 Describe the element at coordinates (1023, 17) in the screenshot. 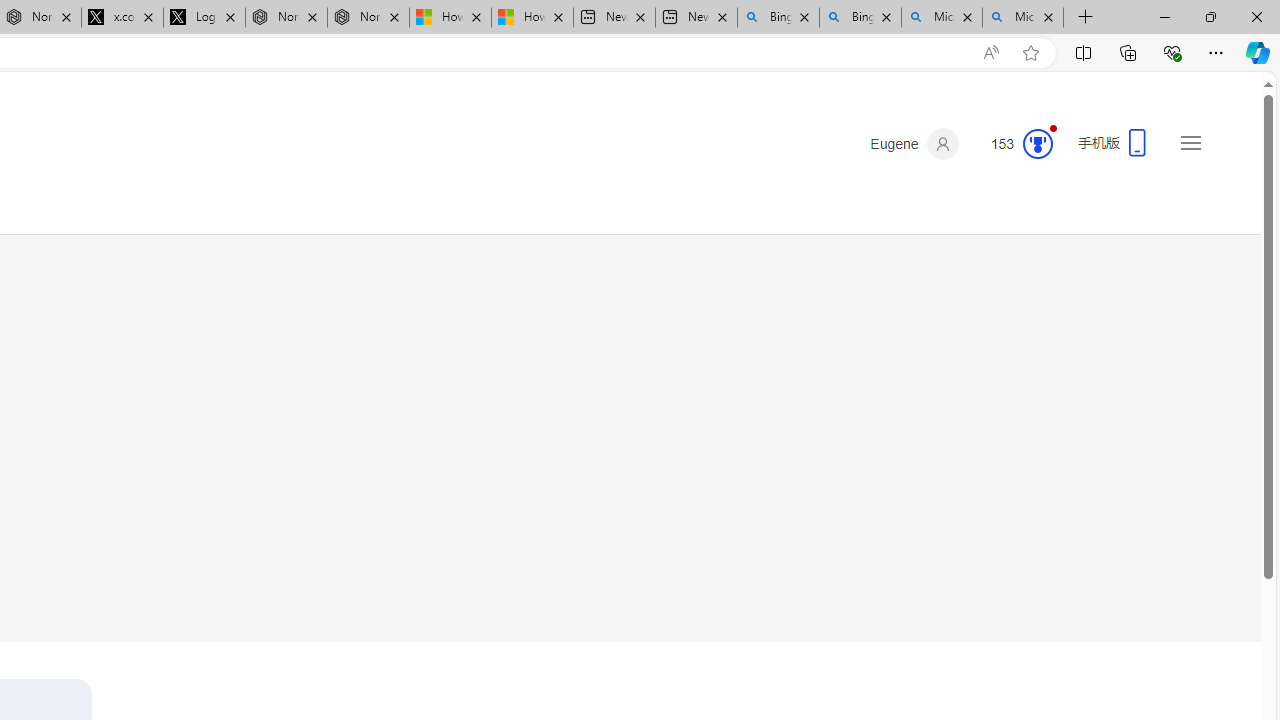

I see `'Microsoft Bing Timeline - Search'` at that location.